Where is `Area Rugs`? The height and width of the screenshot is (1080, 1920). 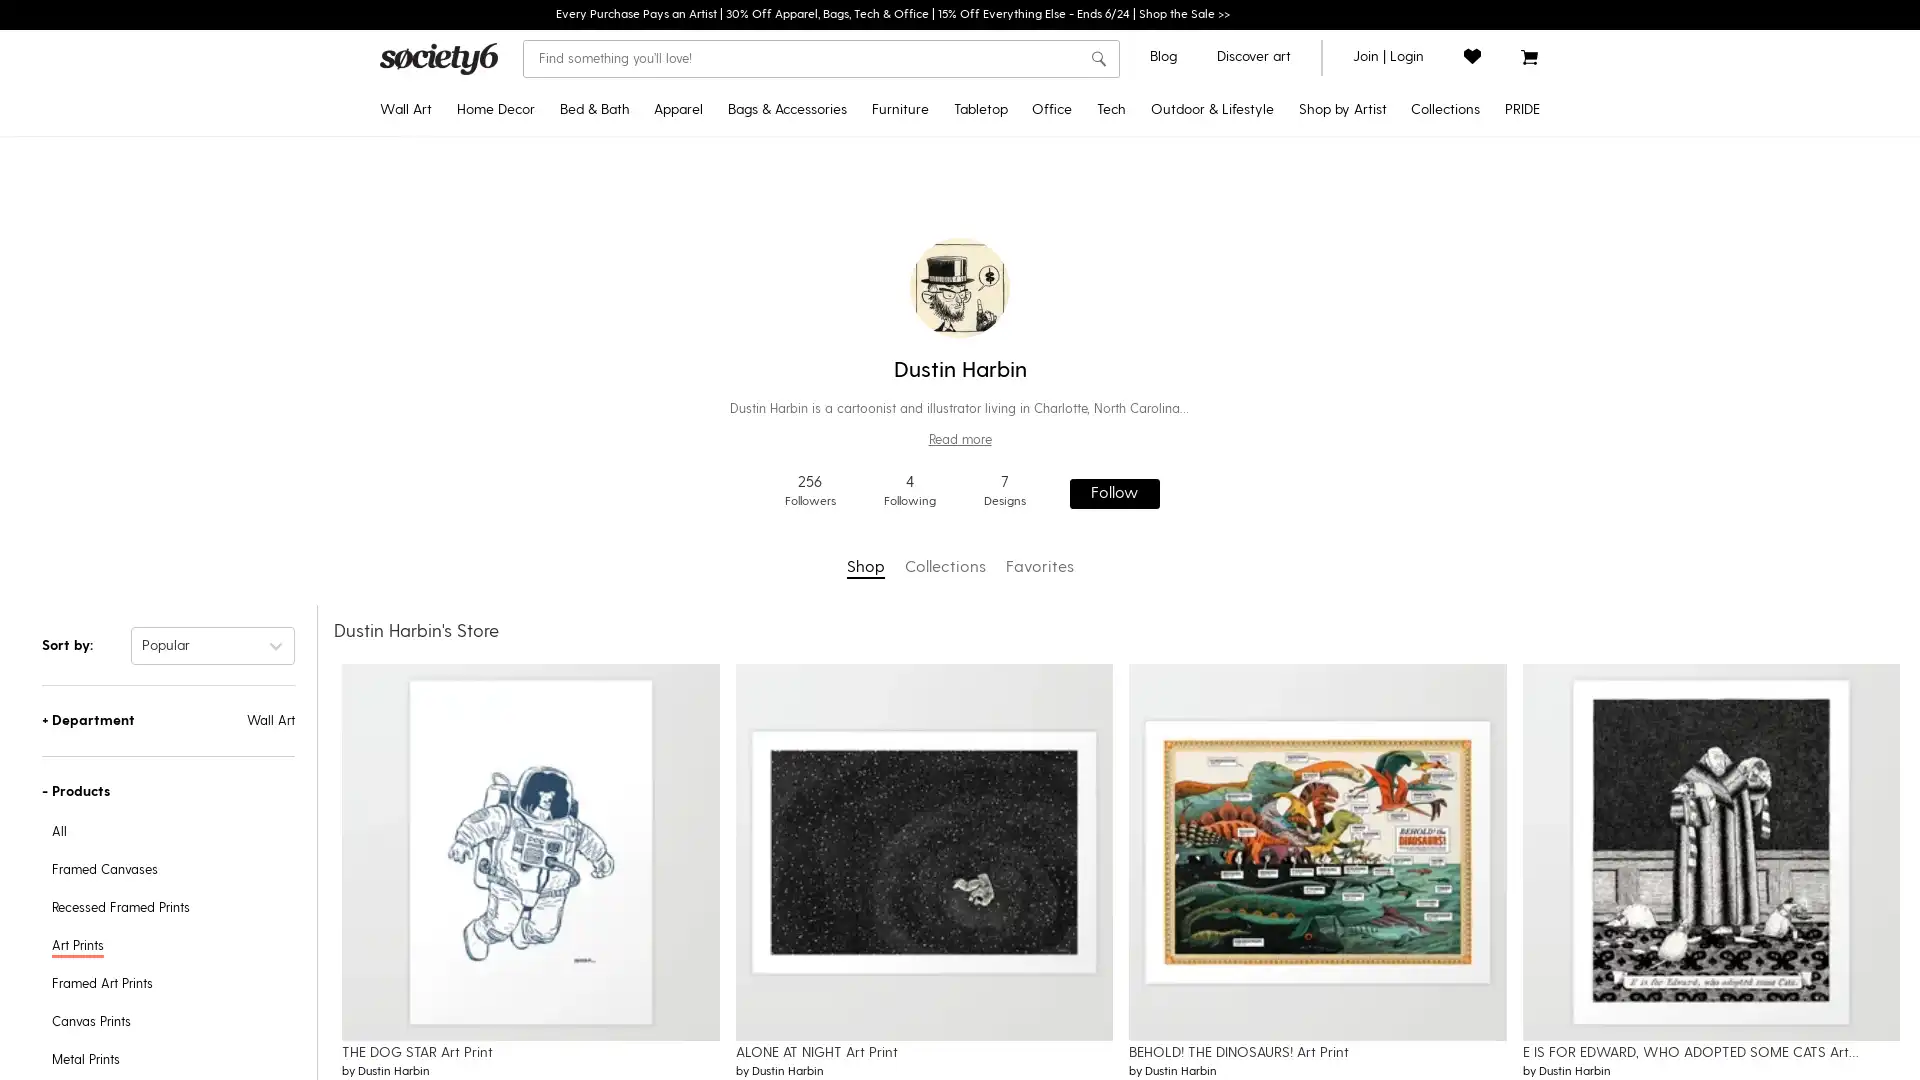
Area Rugs is located at coordinates (533, 450).